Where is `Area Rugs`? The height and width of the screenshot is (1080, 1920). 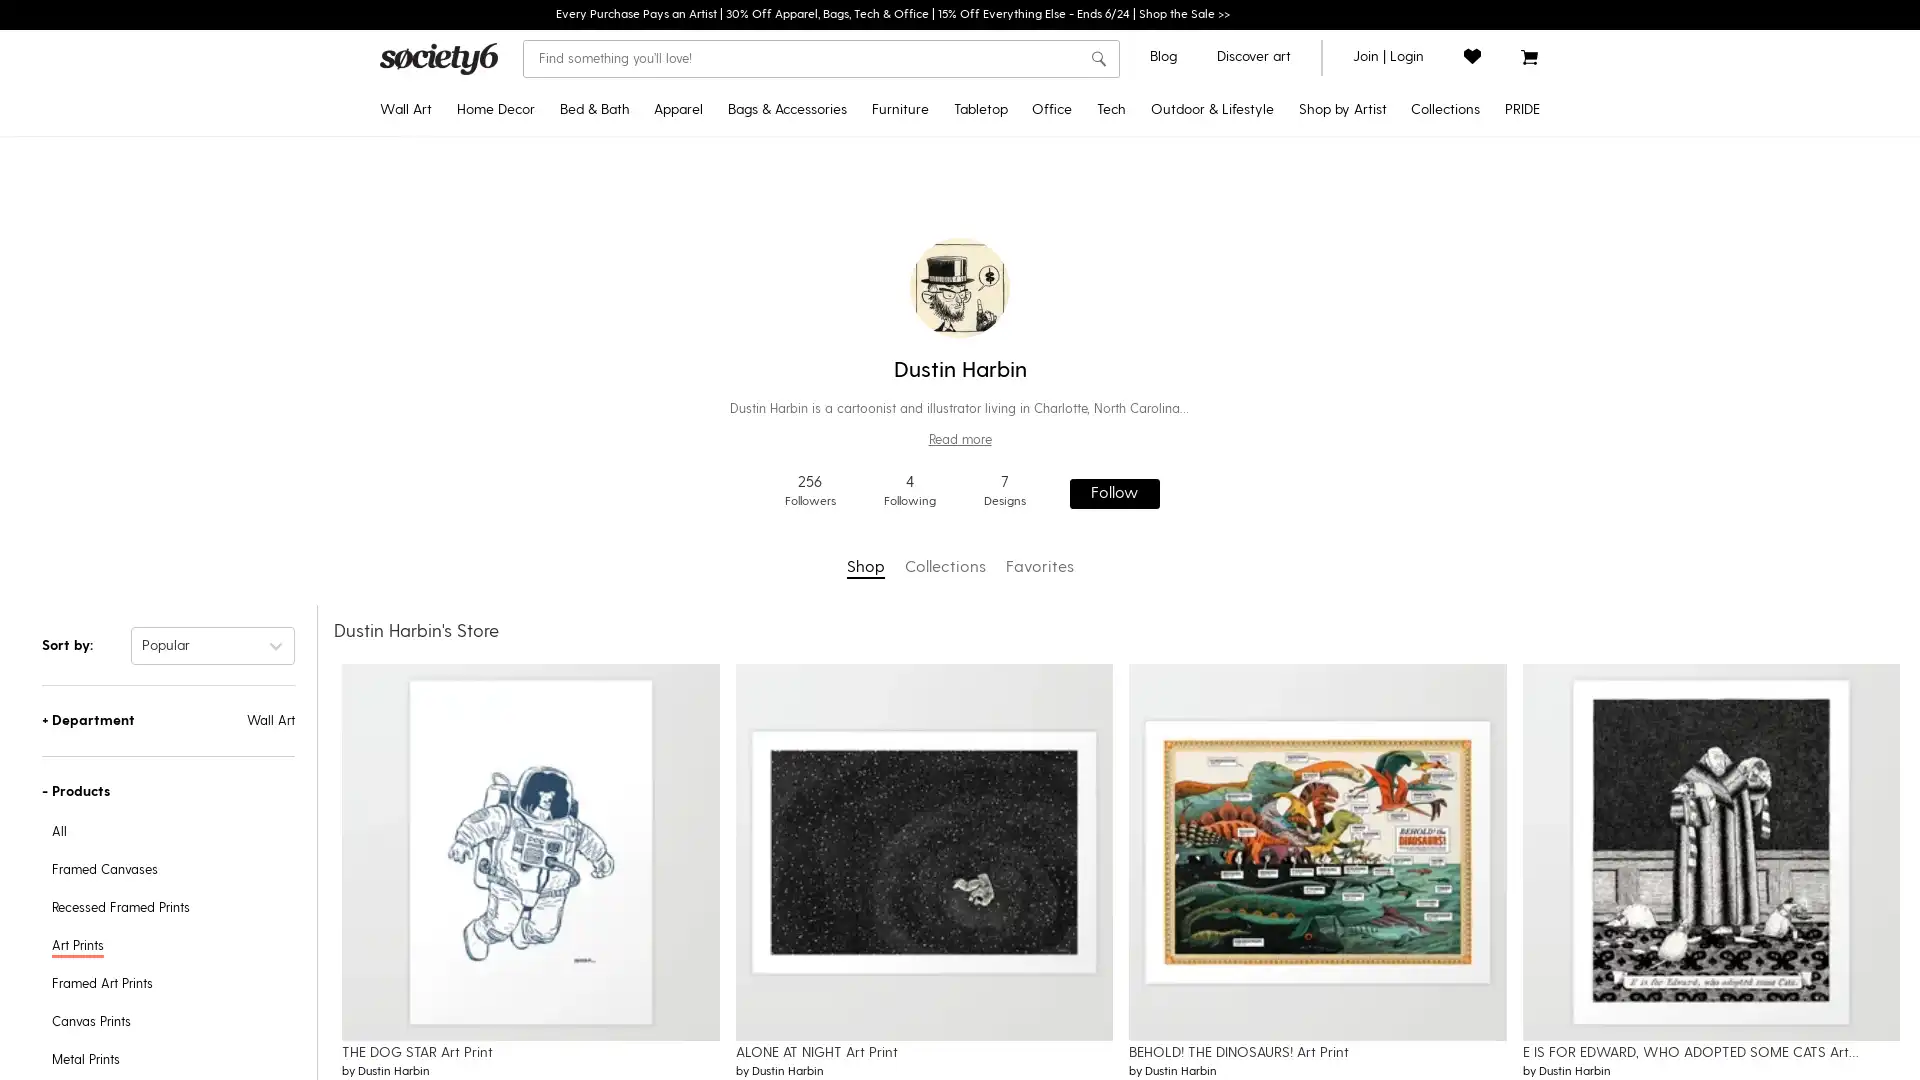
Area Rugs is located at coordinates (533, 450).